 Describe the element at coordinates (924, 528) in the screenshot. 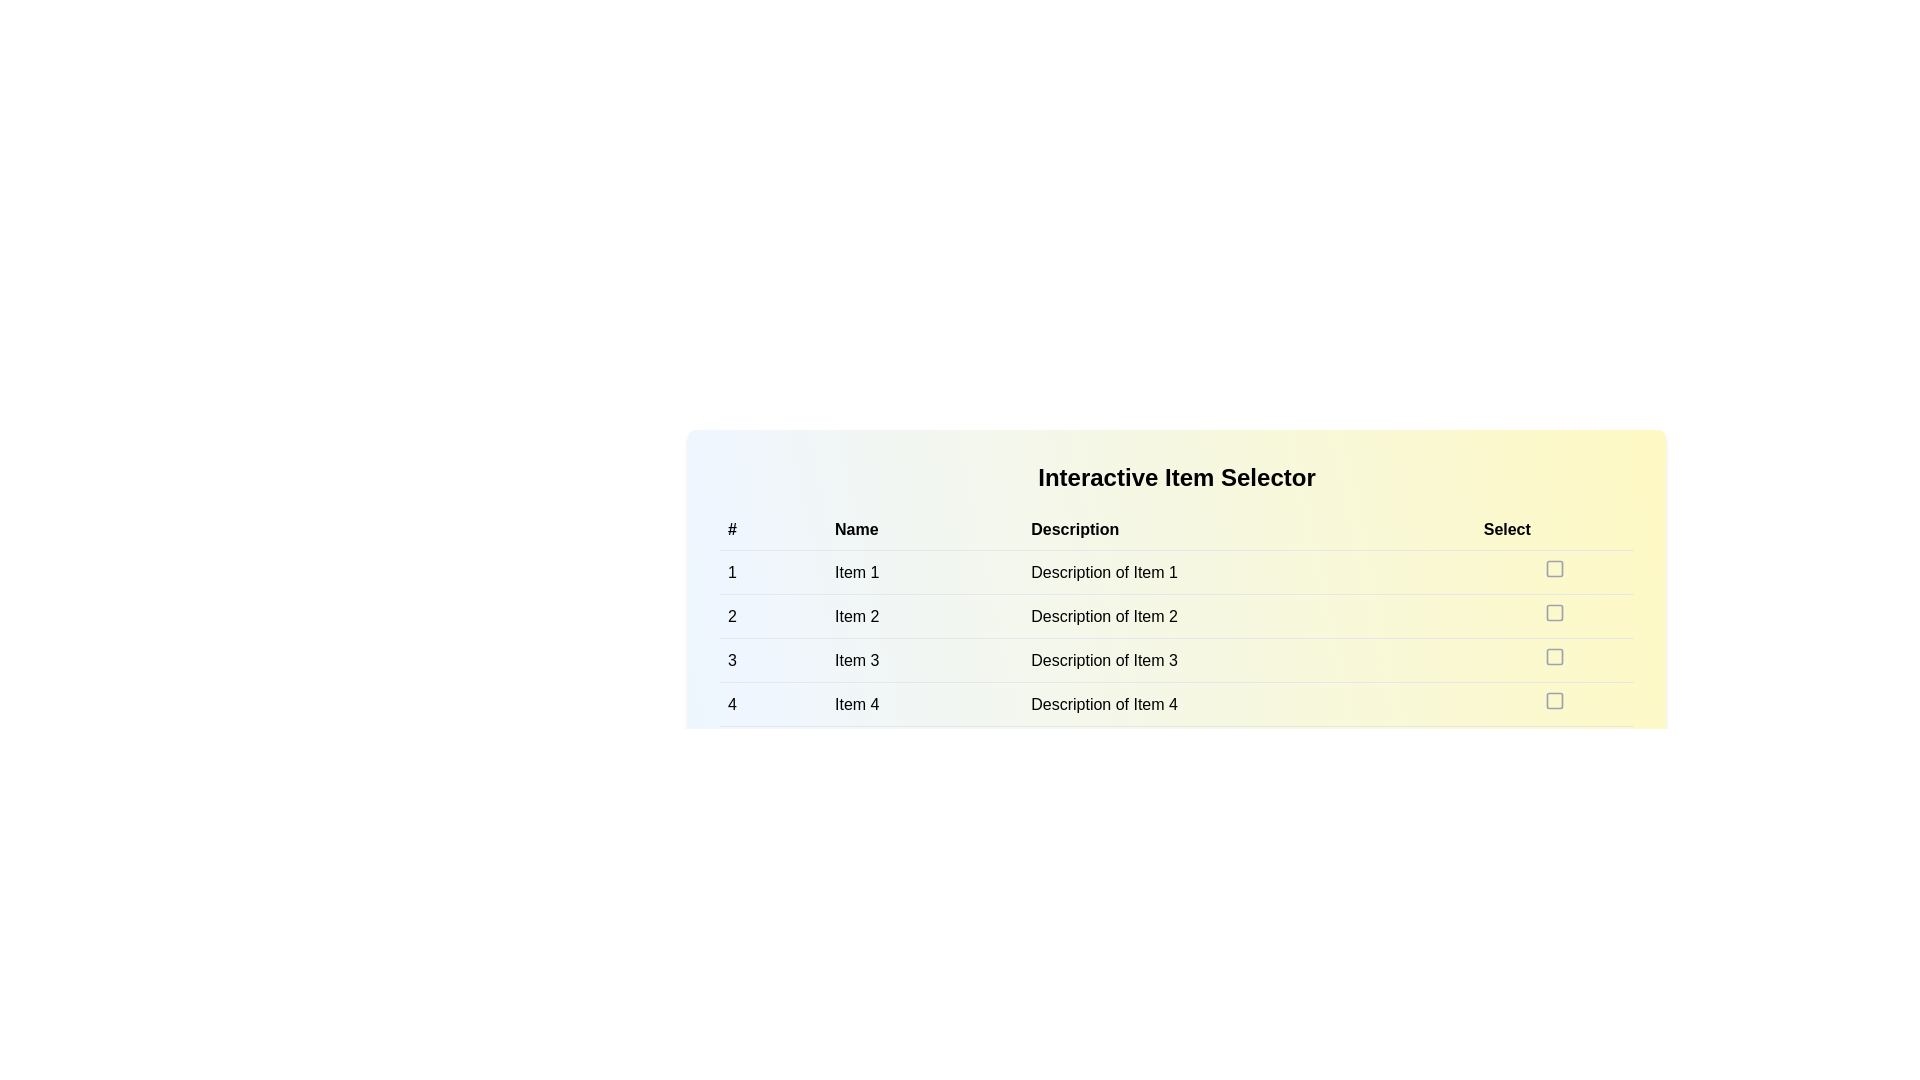

I see `the 'Name' column header to sort the table by name` at that location.